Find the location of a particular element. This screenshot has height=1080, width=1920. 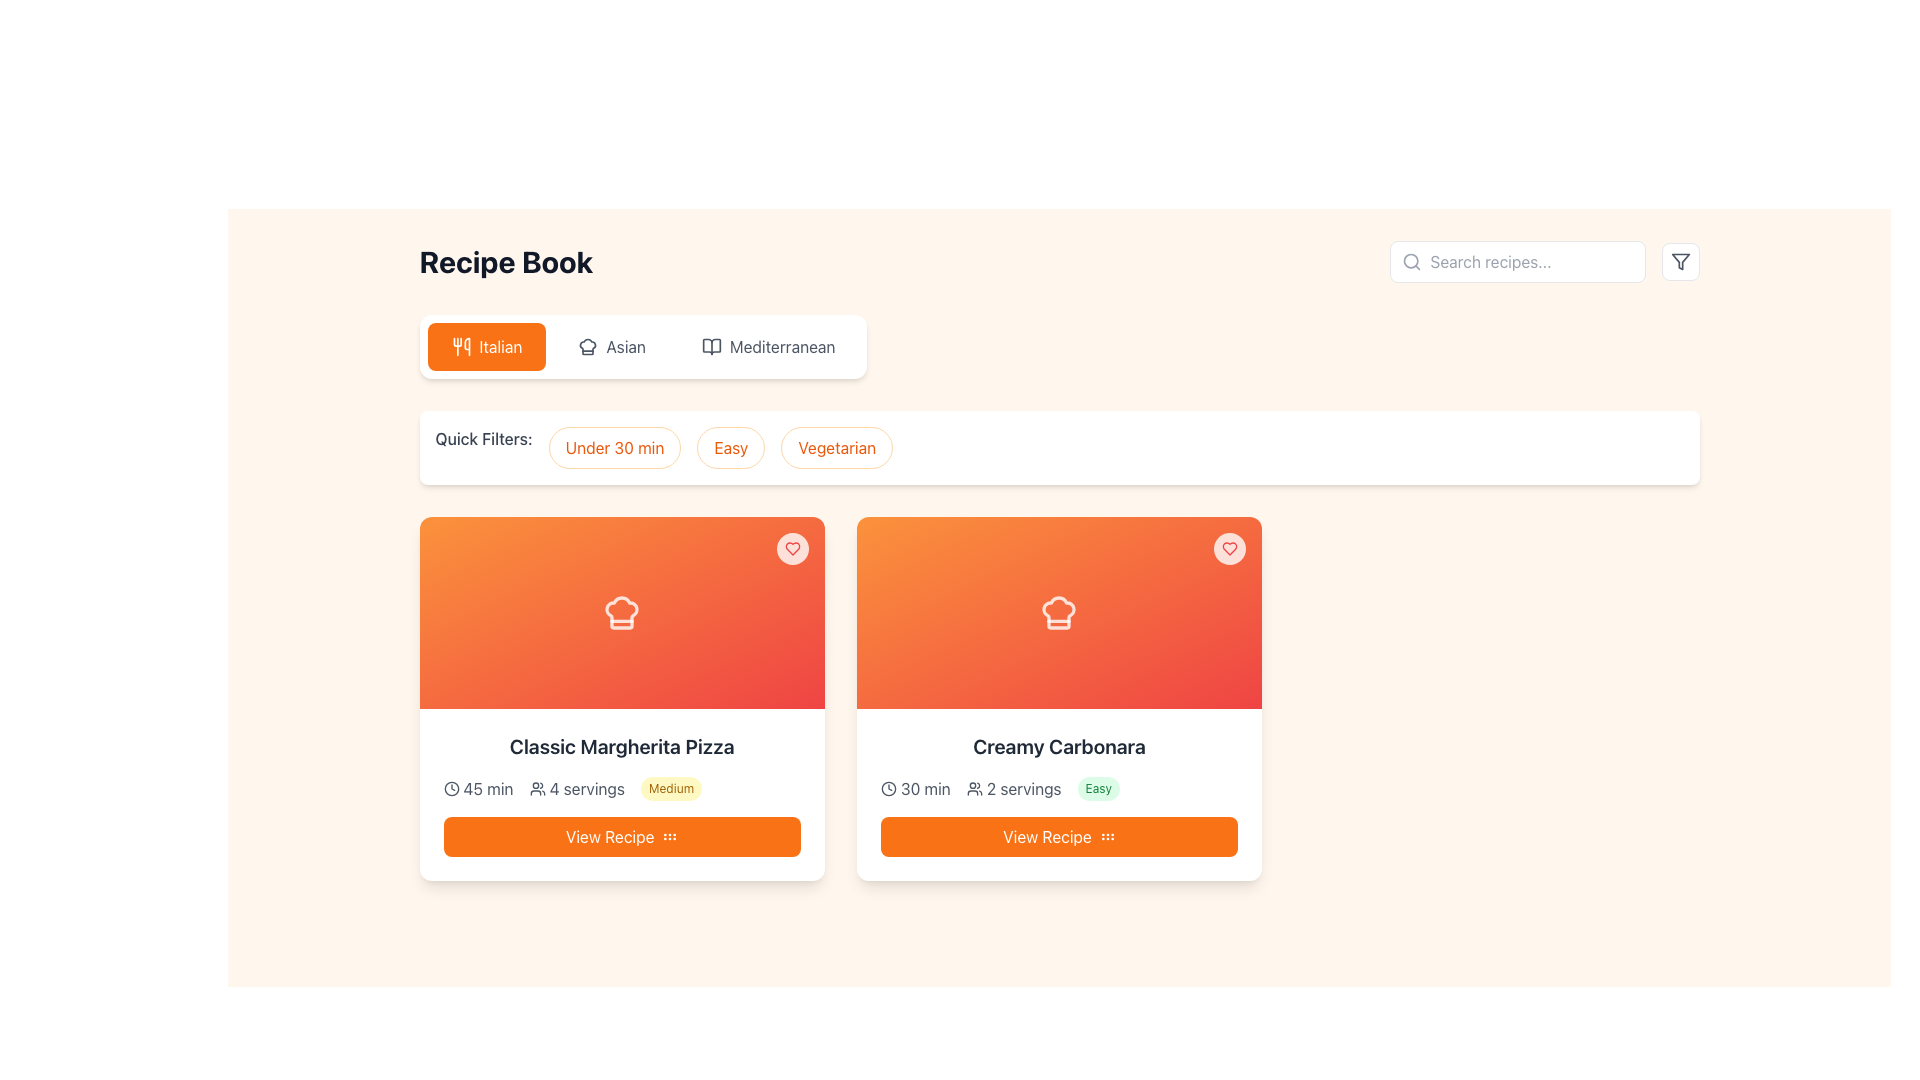

the text label displaying '4 servings' that is located next to a user icon within the card for the 'Classic Margherita Pizza' recipe is located at coordinates (586, 788).